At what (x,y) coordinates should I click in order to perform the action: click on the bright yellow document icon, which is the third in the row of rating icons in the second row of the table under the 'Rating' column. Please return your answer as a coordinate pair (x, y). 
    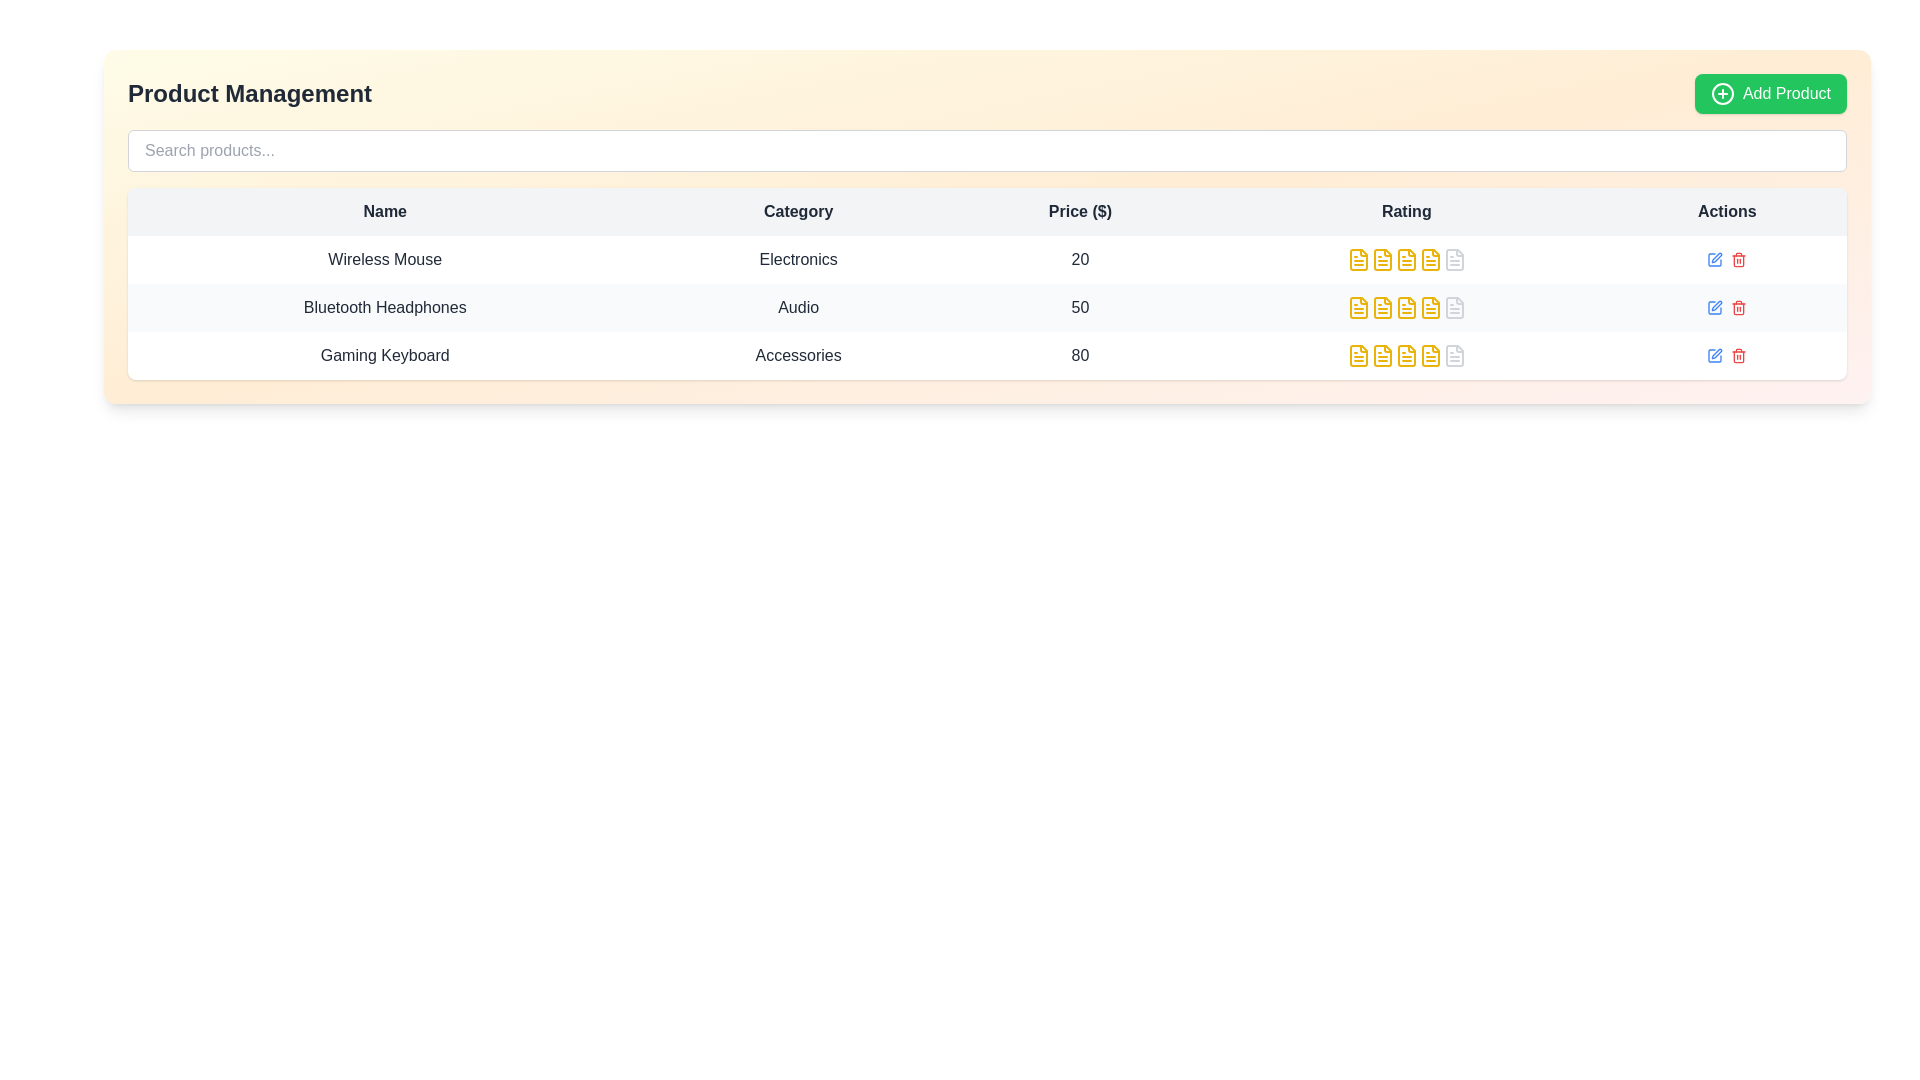
    Looking at the image, I should click on (1381, 258).